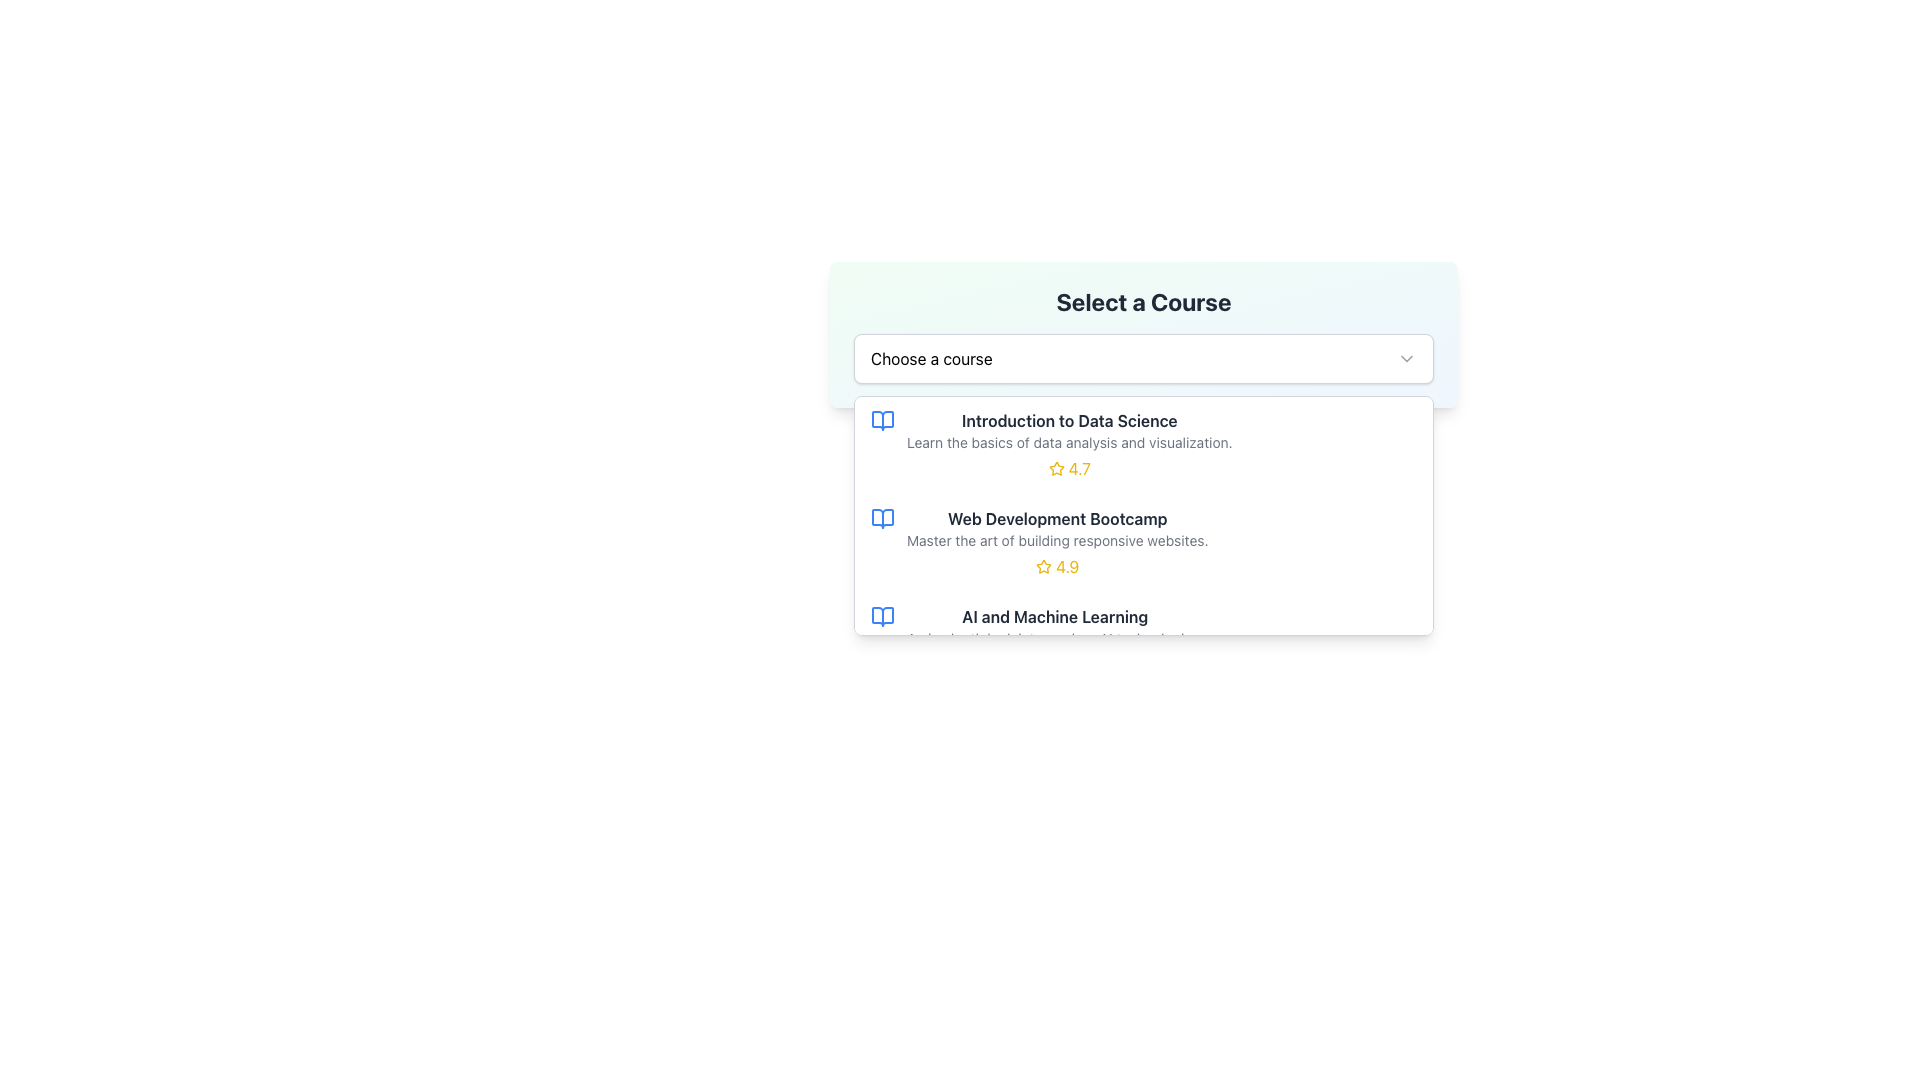 The image size is (1920, 1080). I want to click on the second course option, so click(1143, 543).